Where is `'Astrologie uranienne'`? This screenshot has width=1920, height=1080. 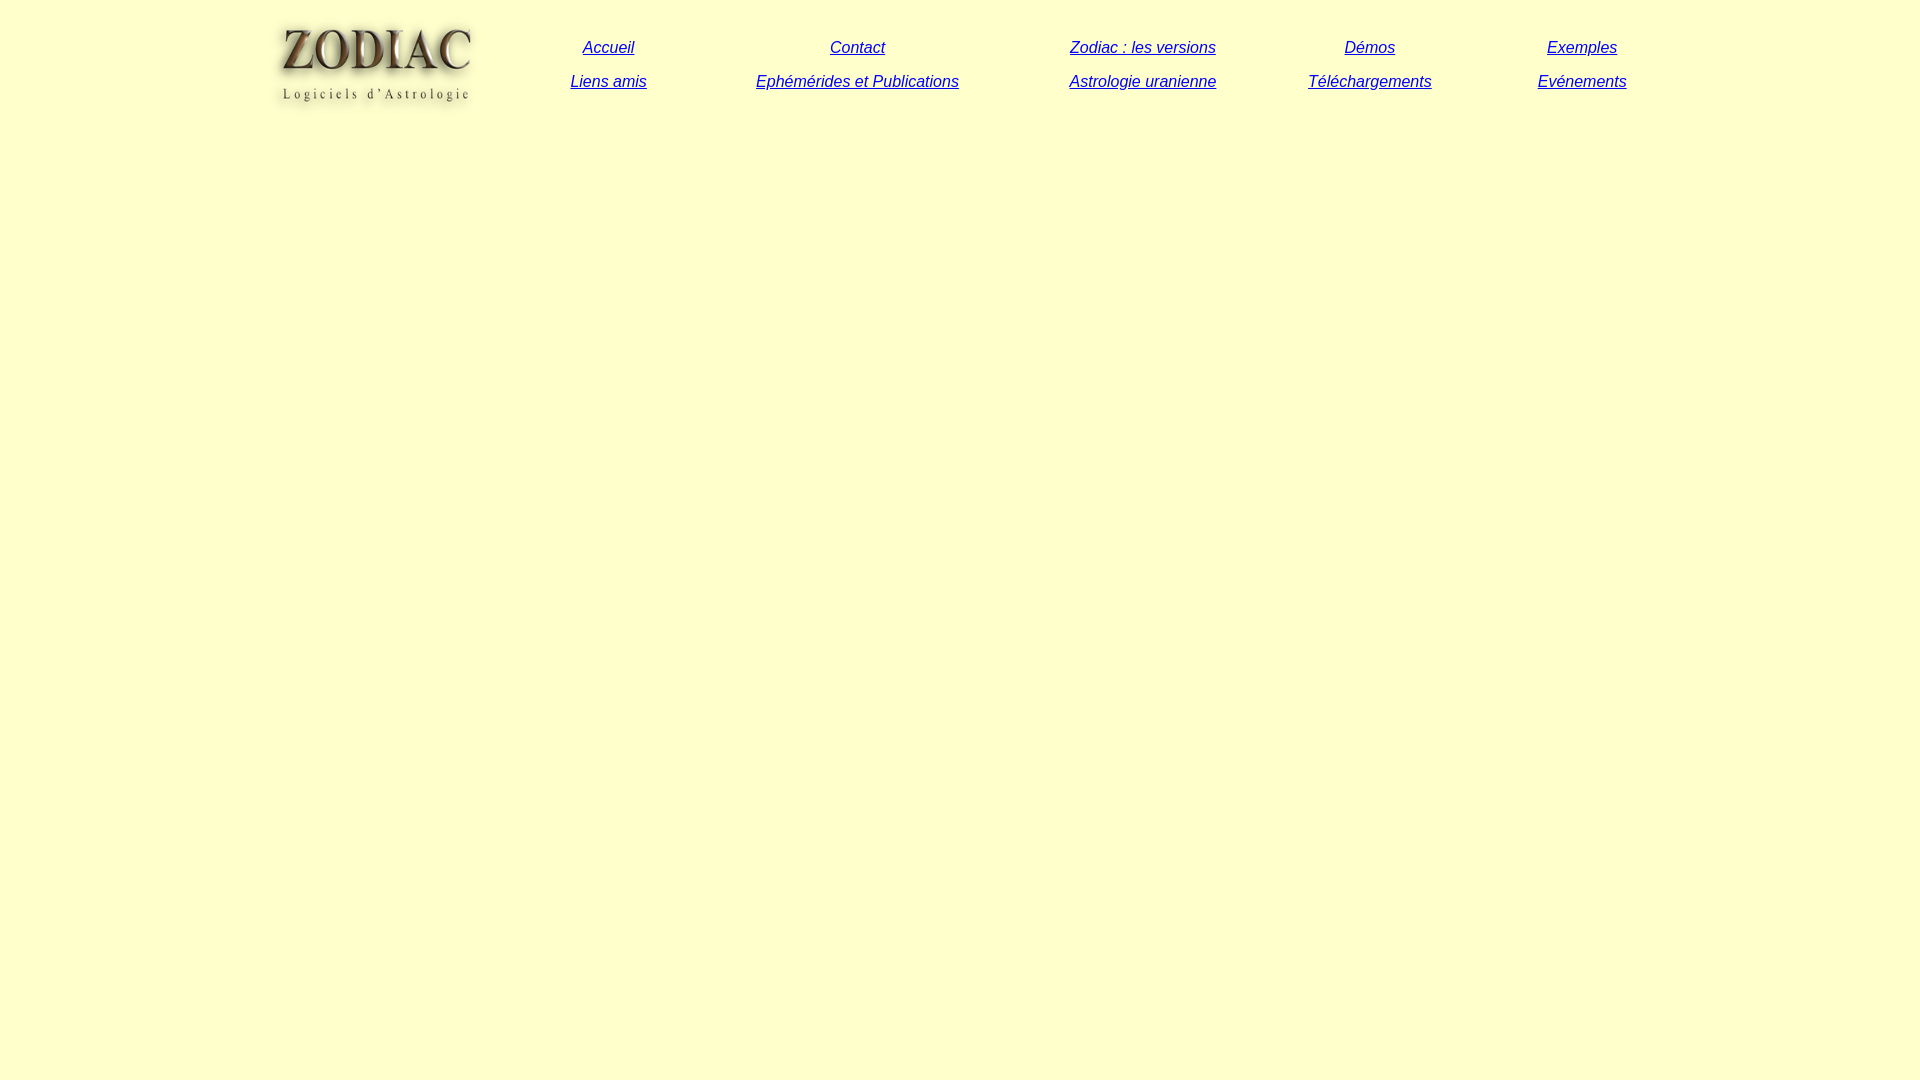
'Astrologie uranienne' is located at coordinates (1143, 79).